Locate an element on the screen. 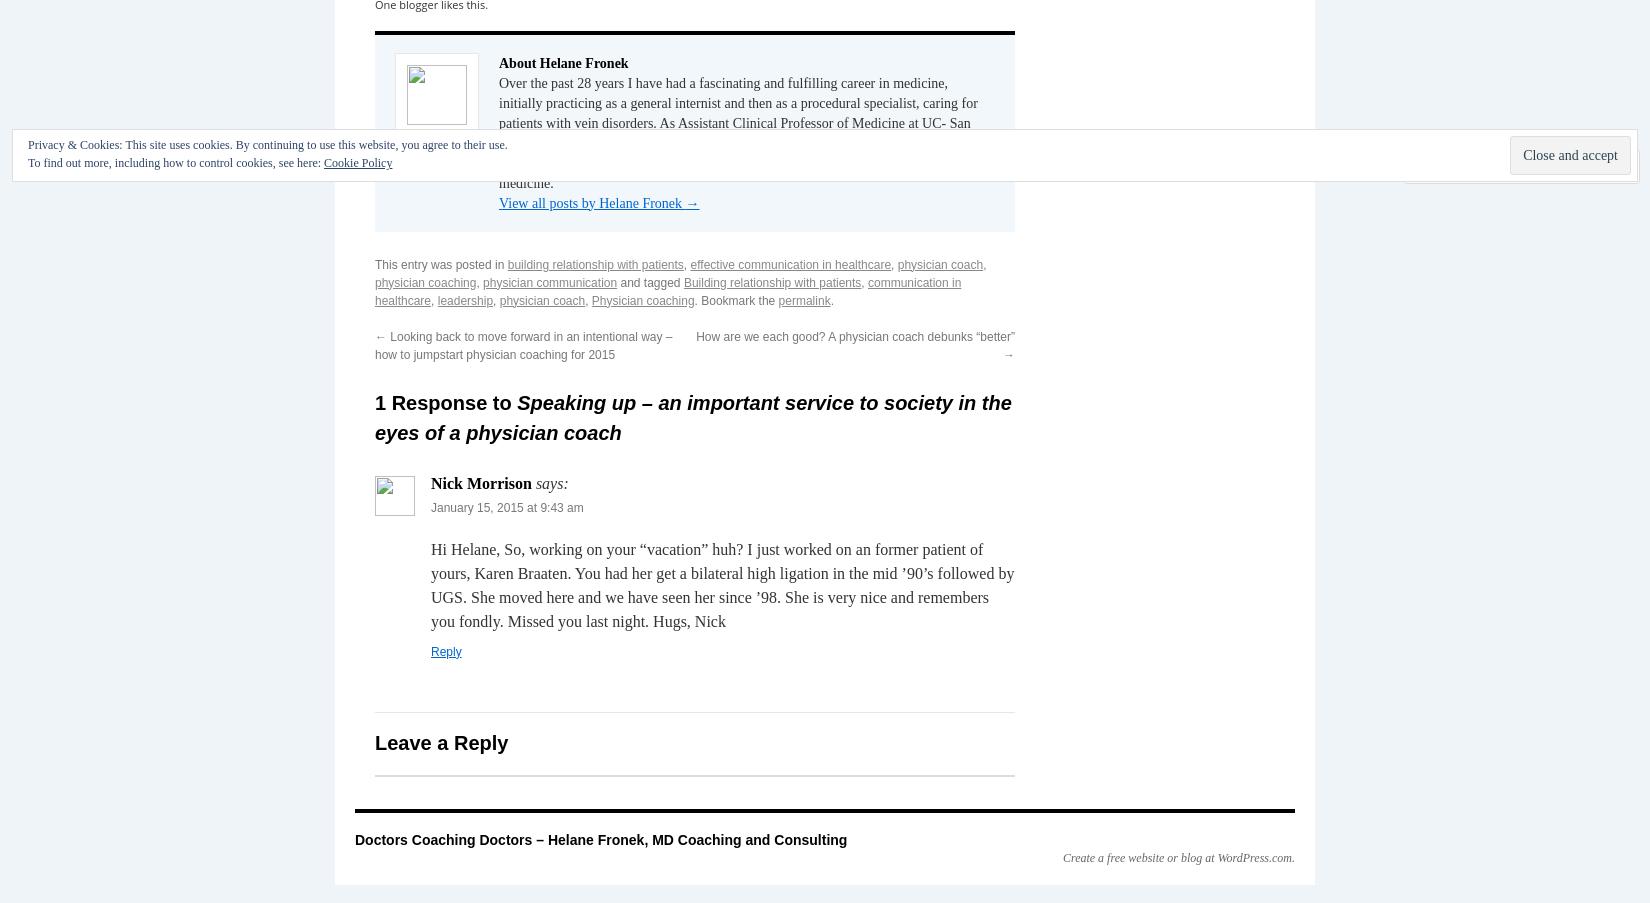 Image resolution: width=1650 pixels, height=903 pixels. 'says:' is located at coordinates (550, 482).